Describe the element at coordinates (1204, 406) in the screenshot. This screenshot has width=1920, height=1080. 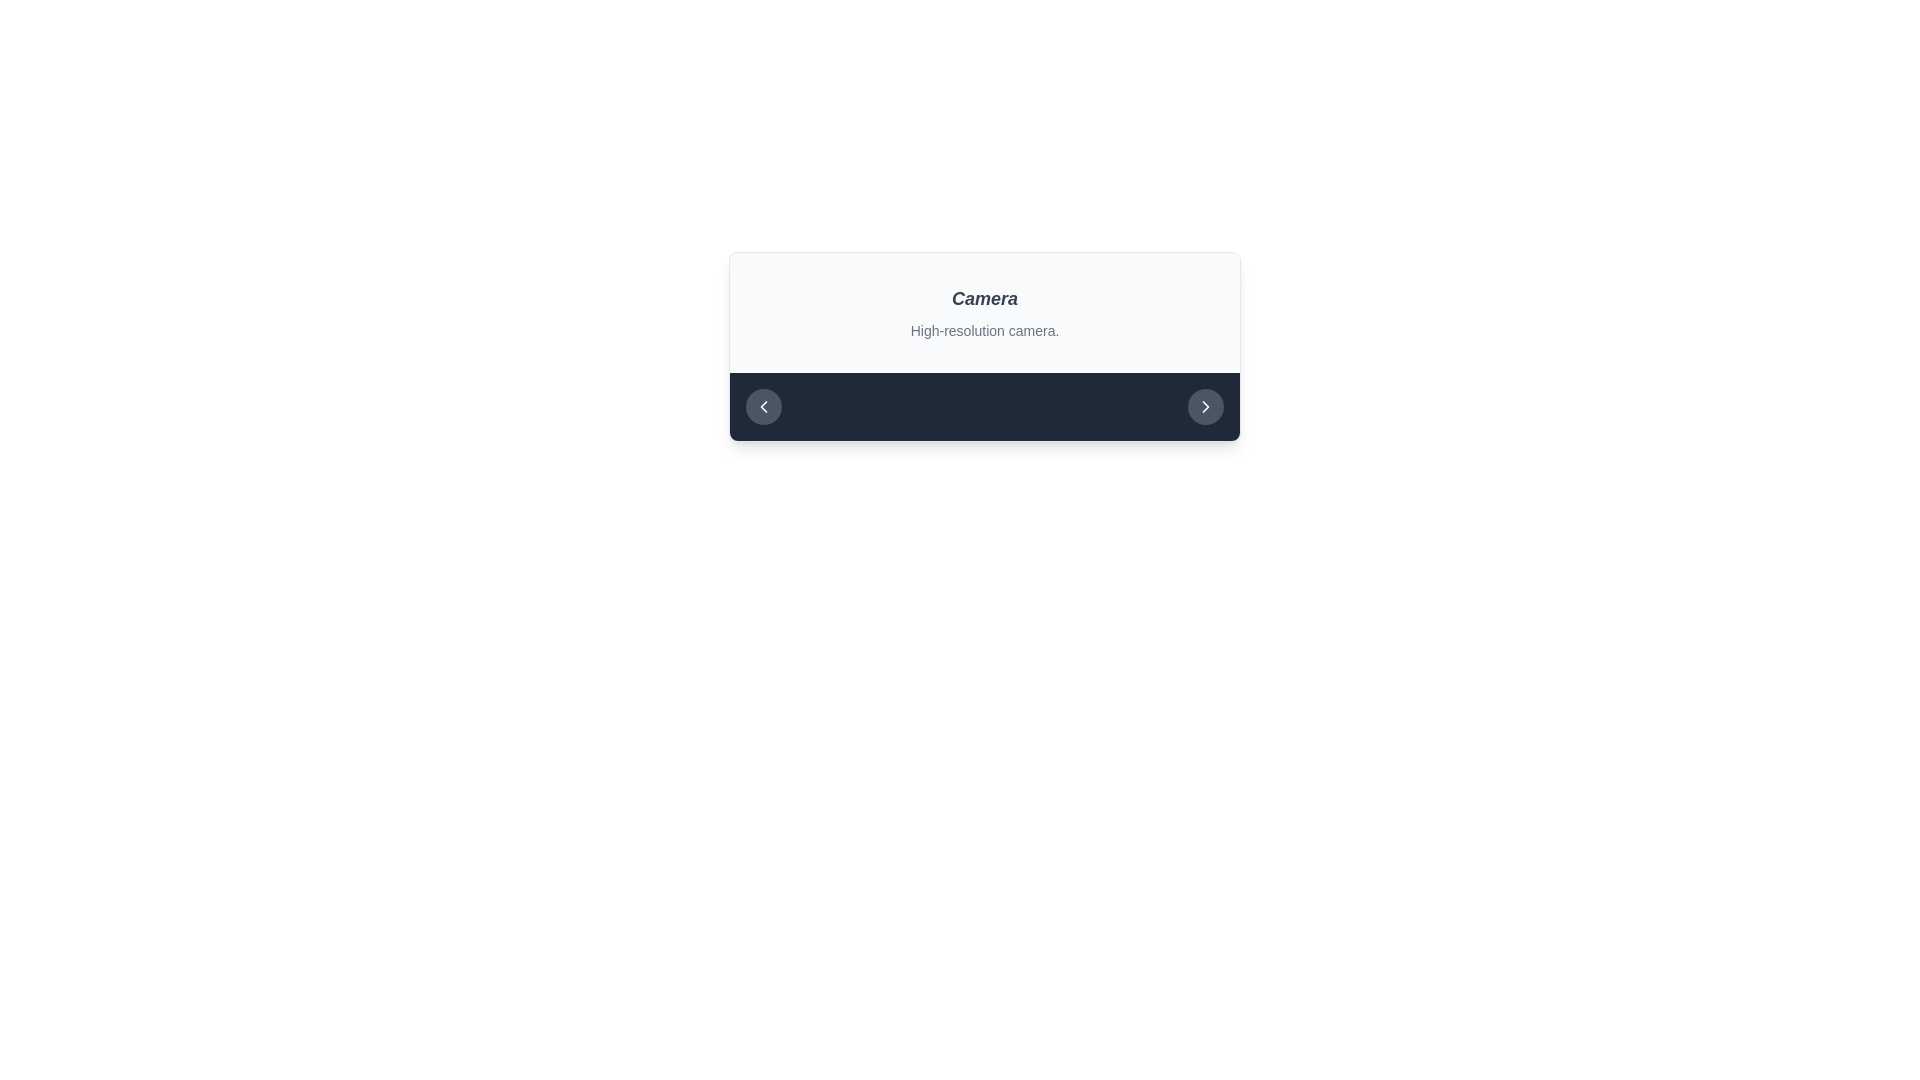
I see `the navigational icon button located at the far right of a dark horizontal bar below the description card` at that location.